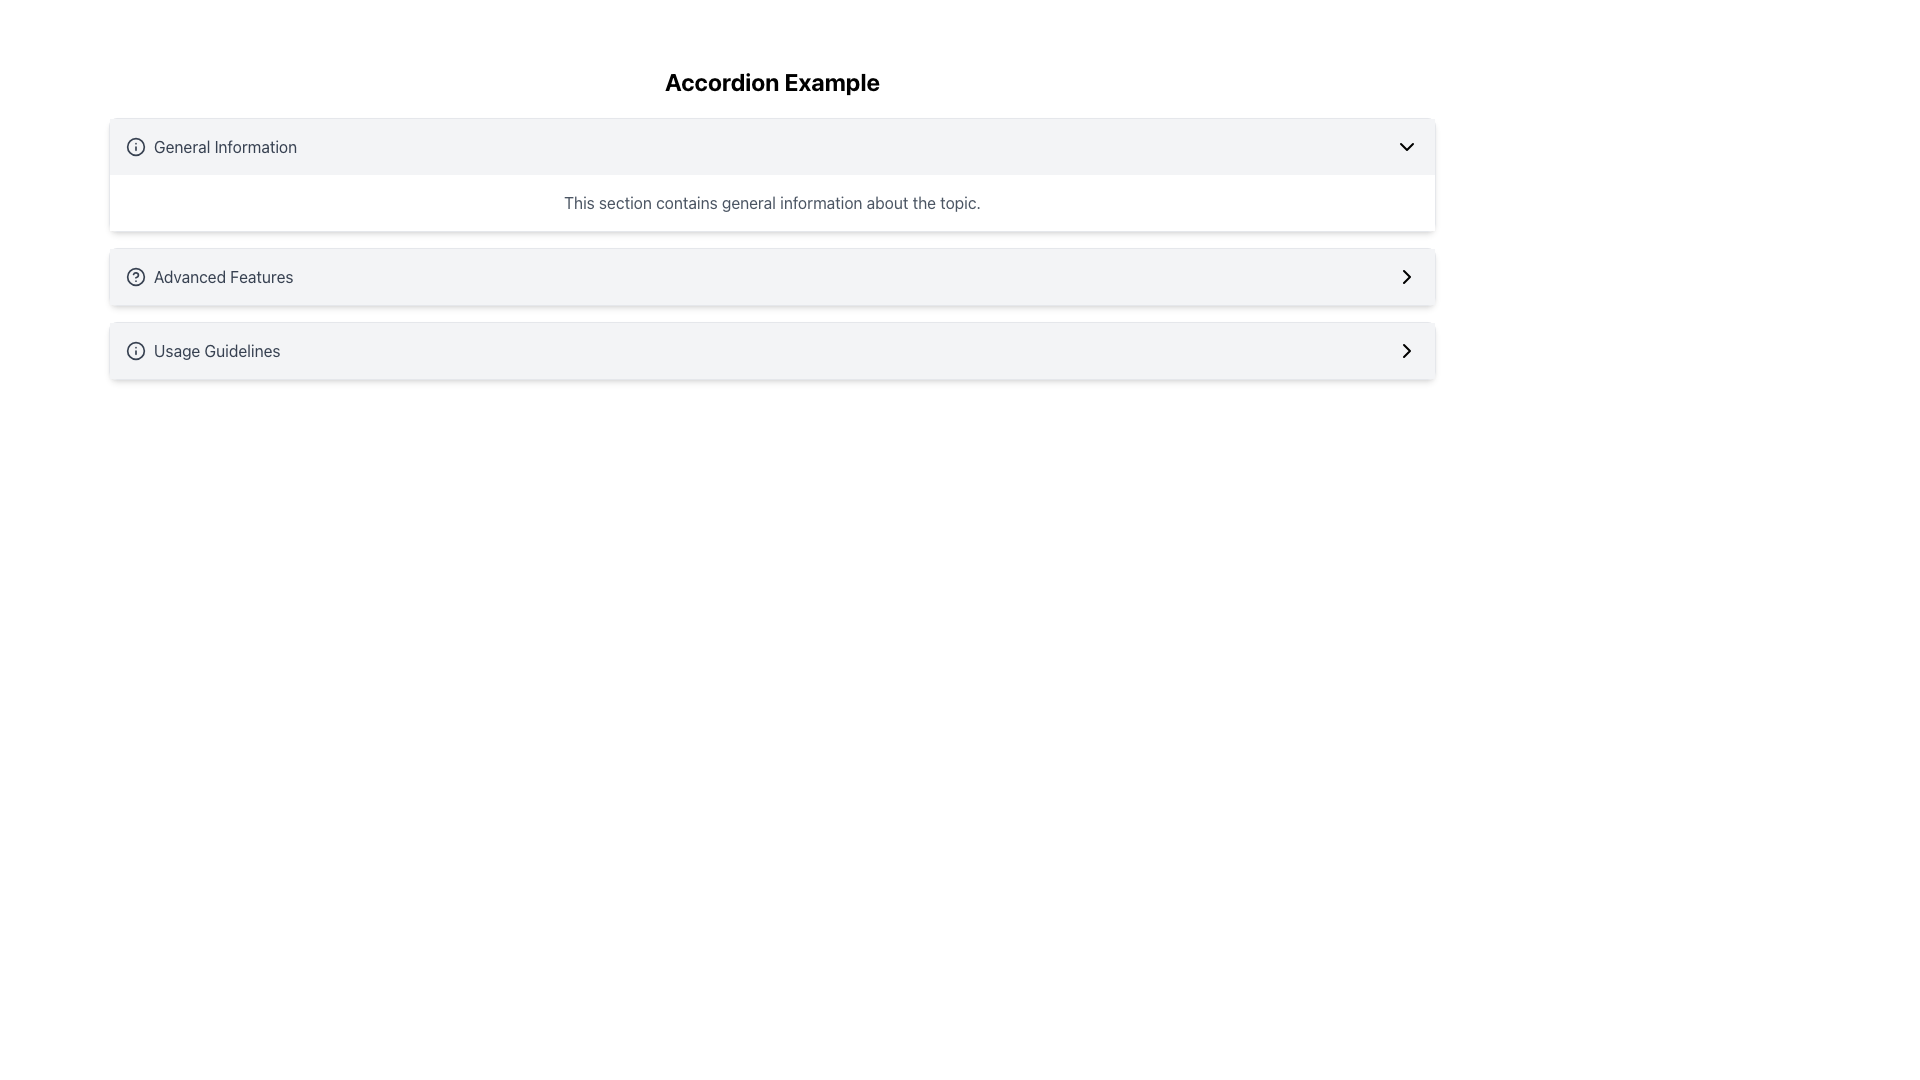  I want to click on static text header 'Accordion Example' which is displayed in bold at the top of the component, centered horizontally, so click(771, 80).